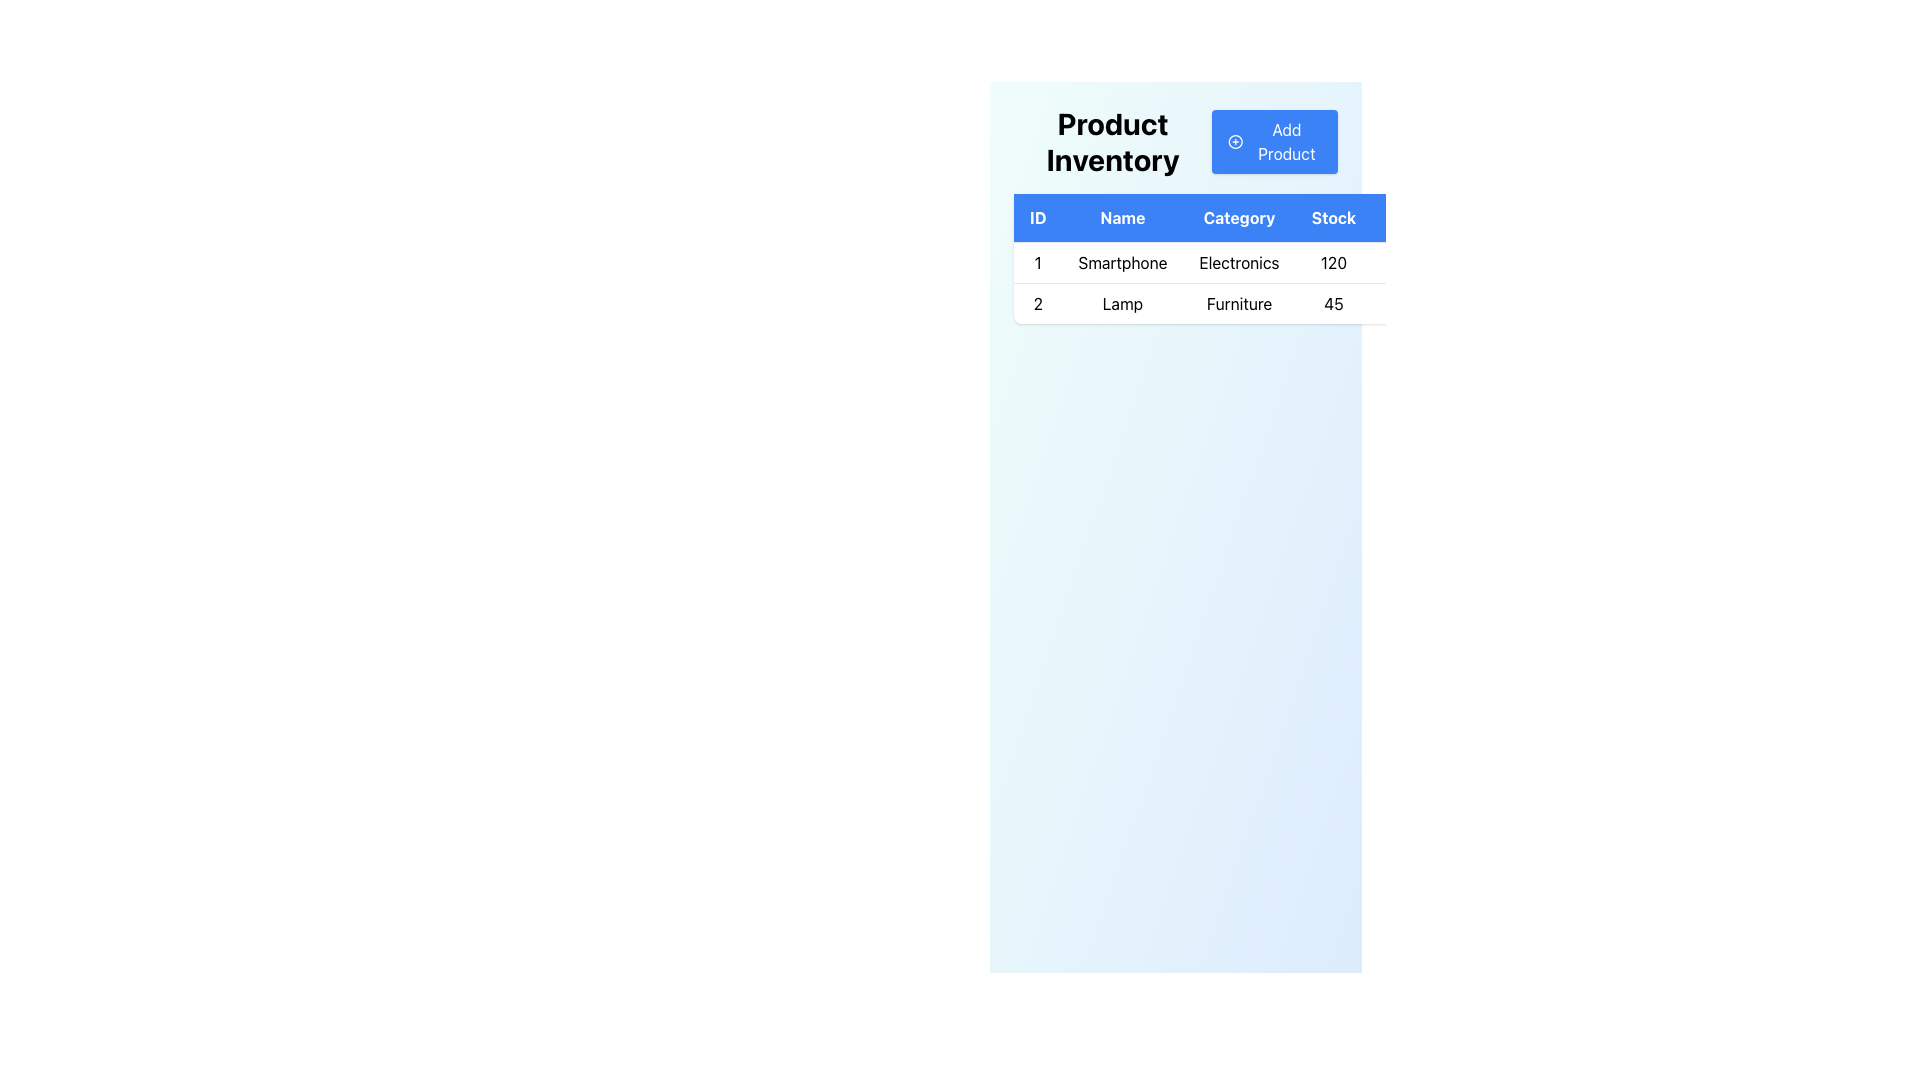 The height and width of the screenshot is (1080, 1920). Describe the element at coordinates (1237, 261) in the screenshot. I see `the first data row in the table that contains the product details for ID '1', Name 'Smartphone', Category 'Electronics', and Stock '120'` at that location.